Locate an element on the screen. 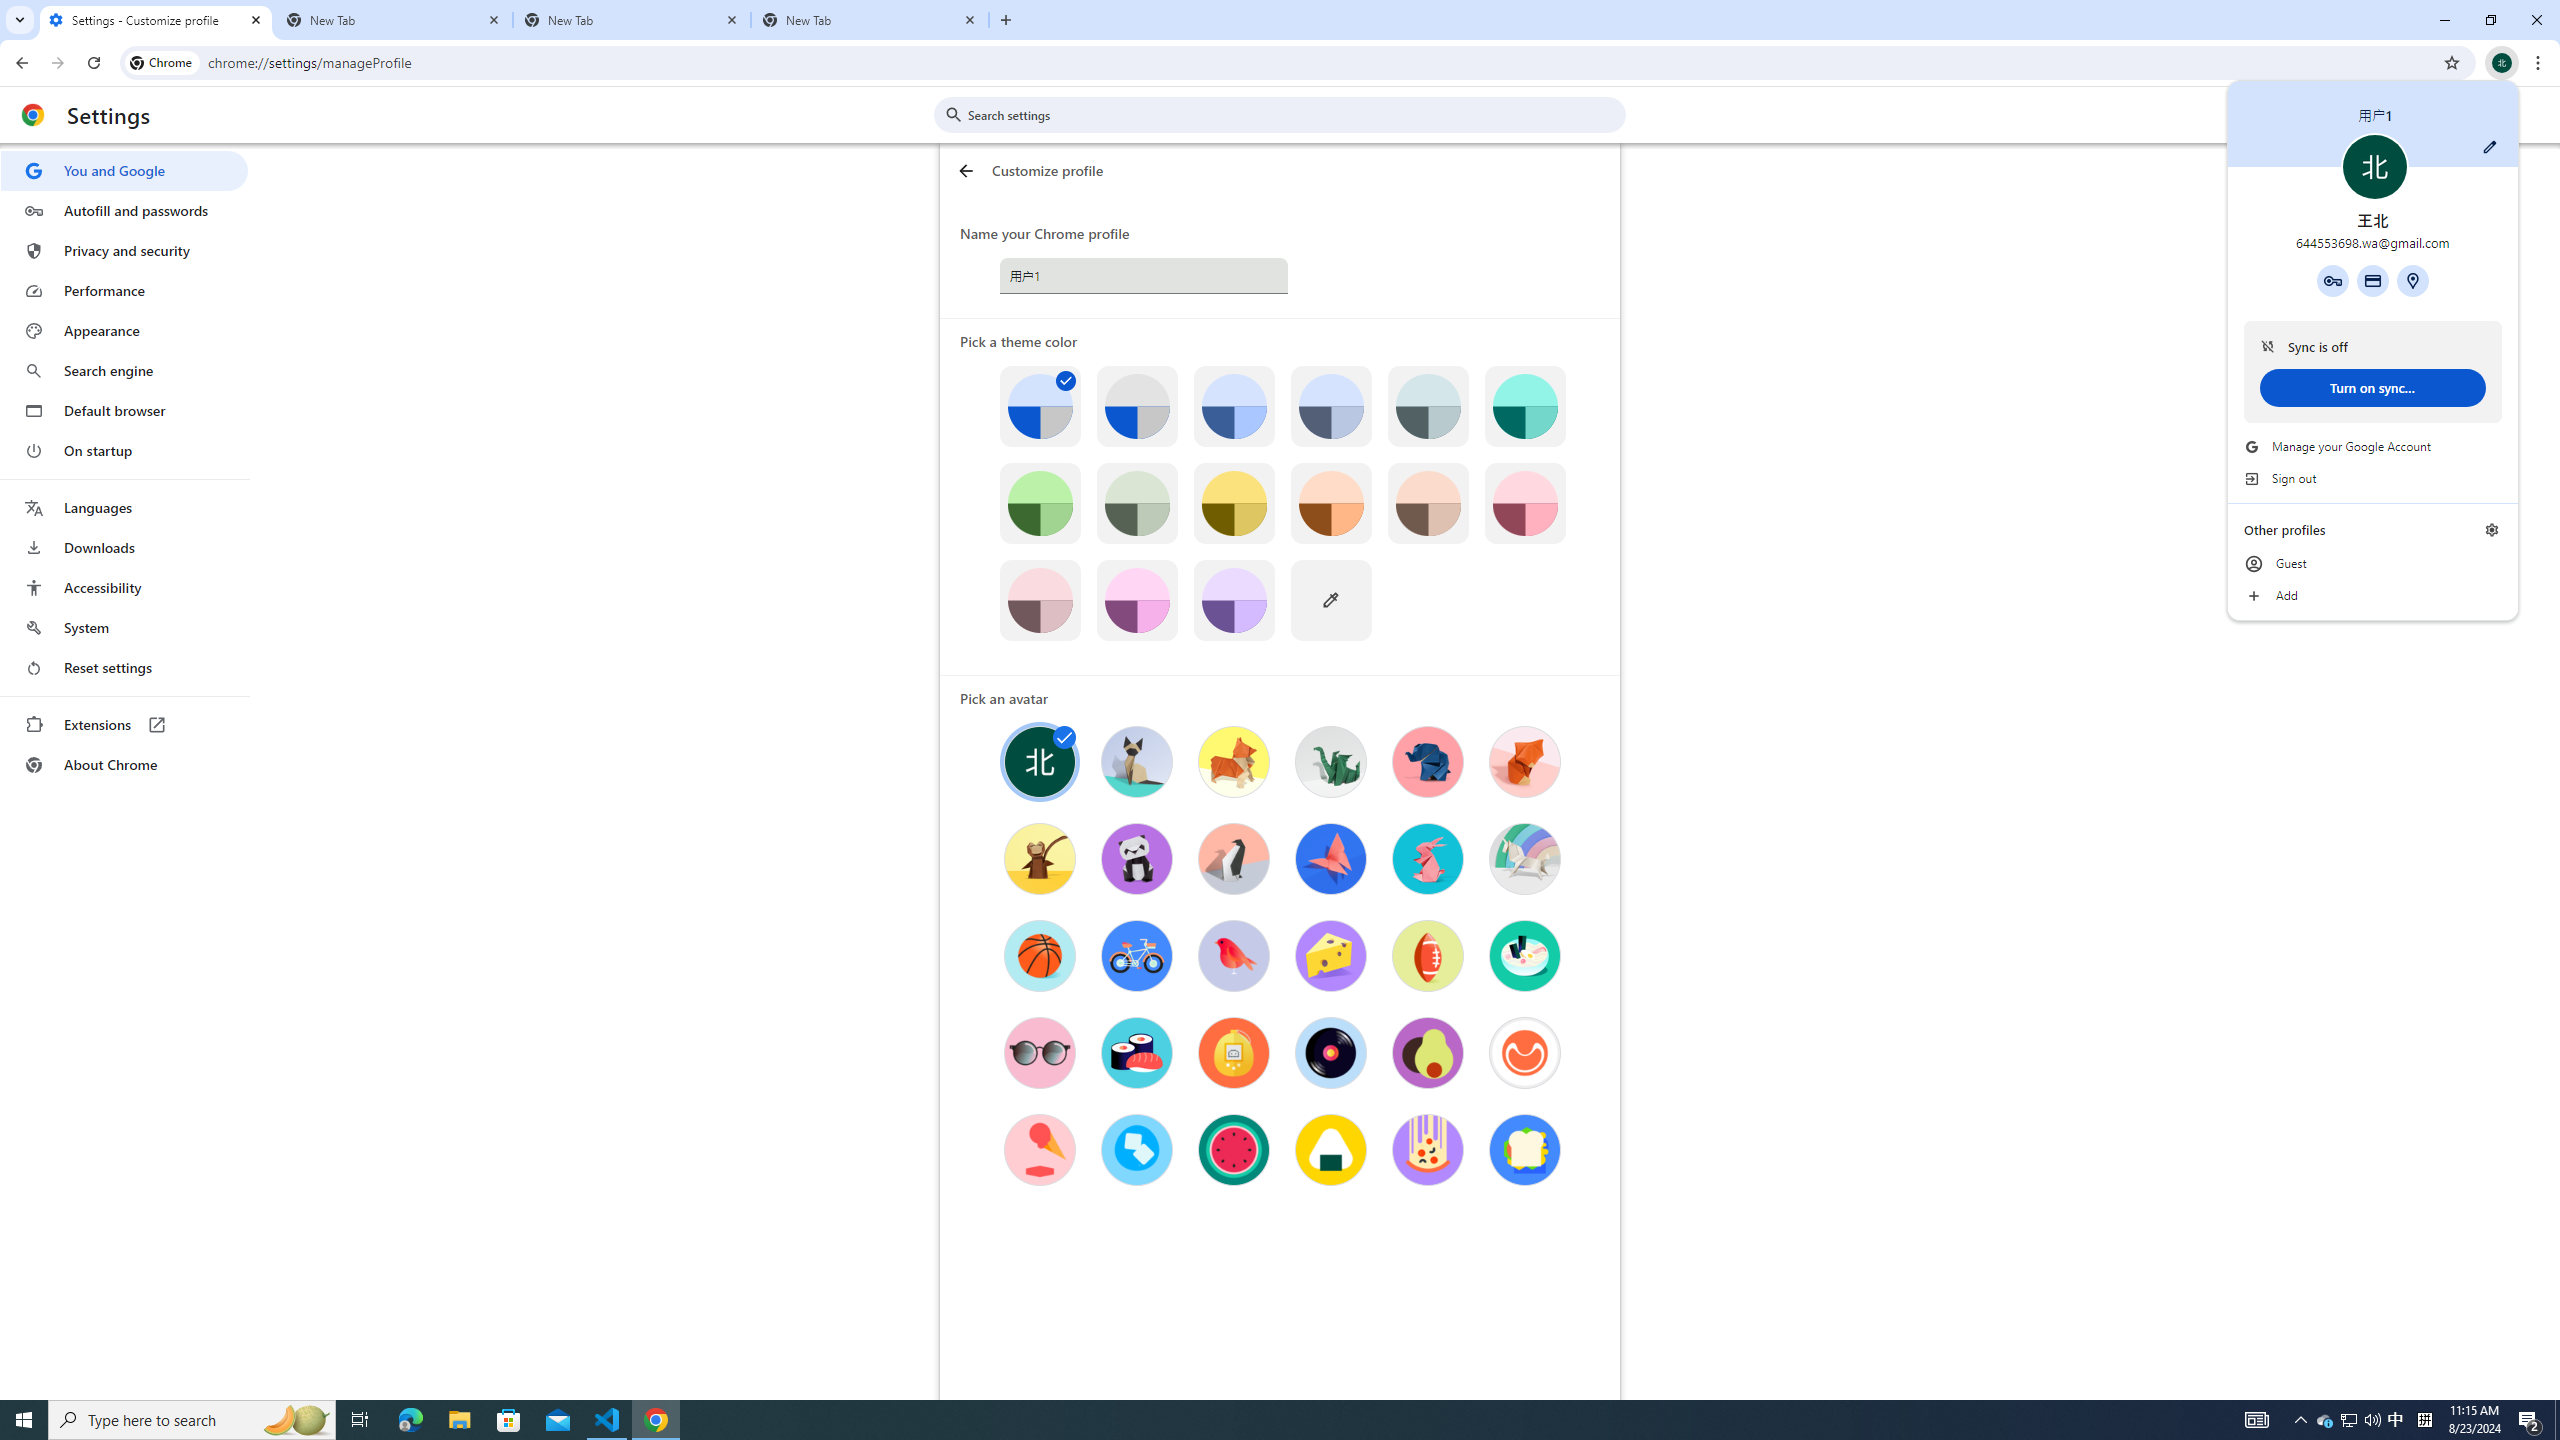  'Search engine' is located at coordinates (123, 371).